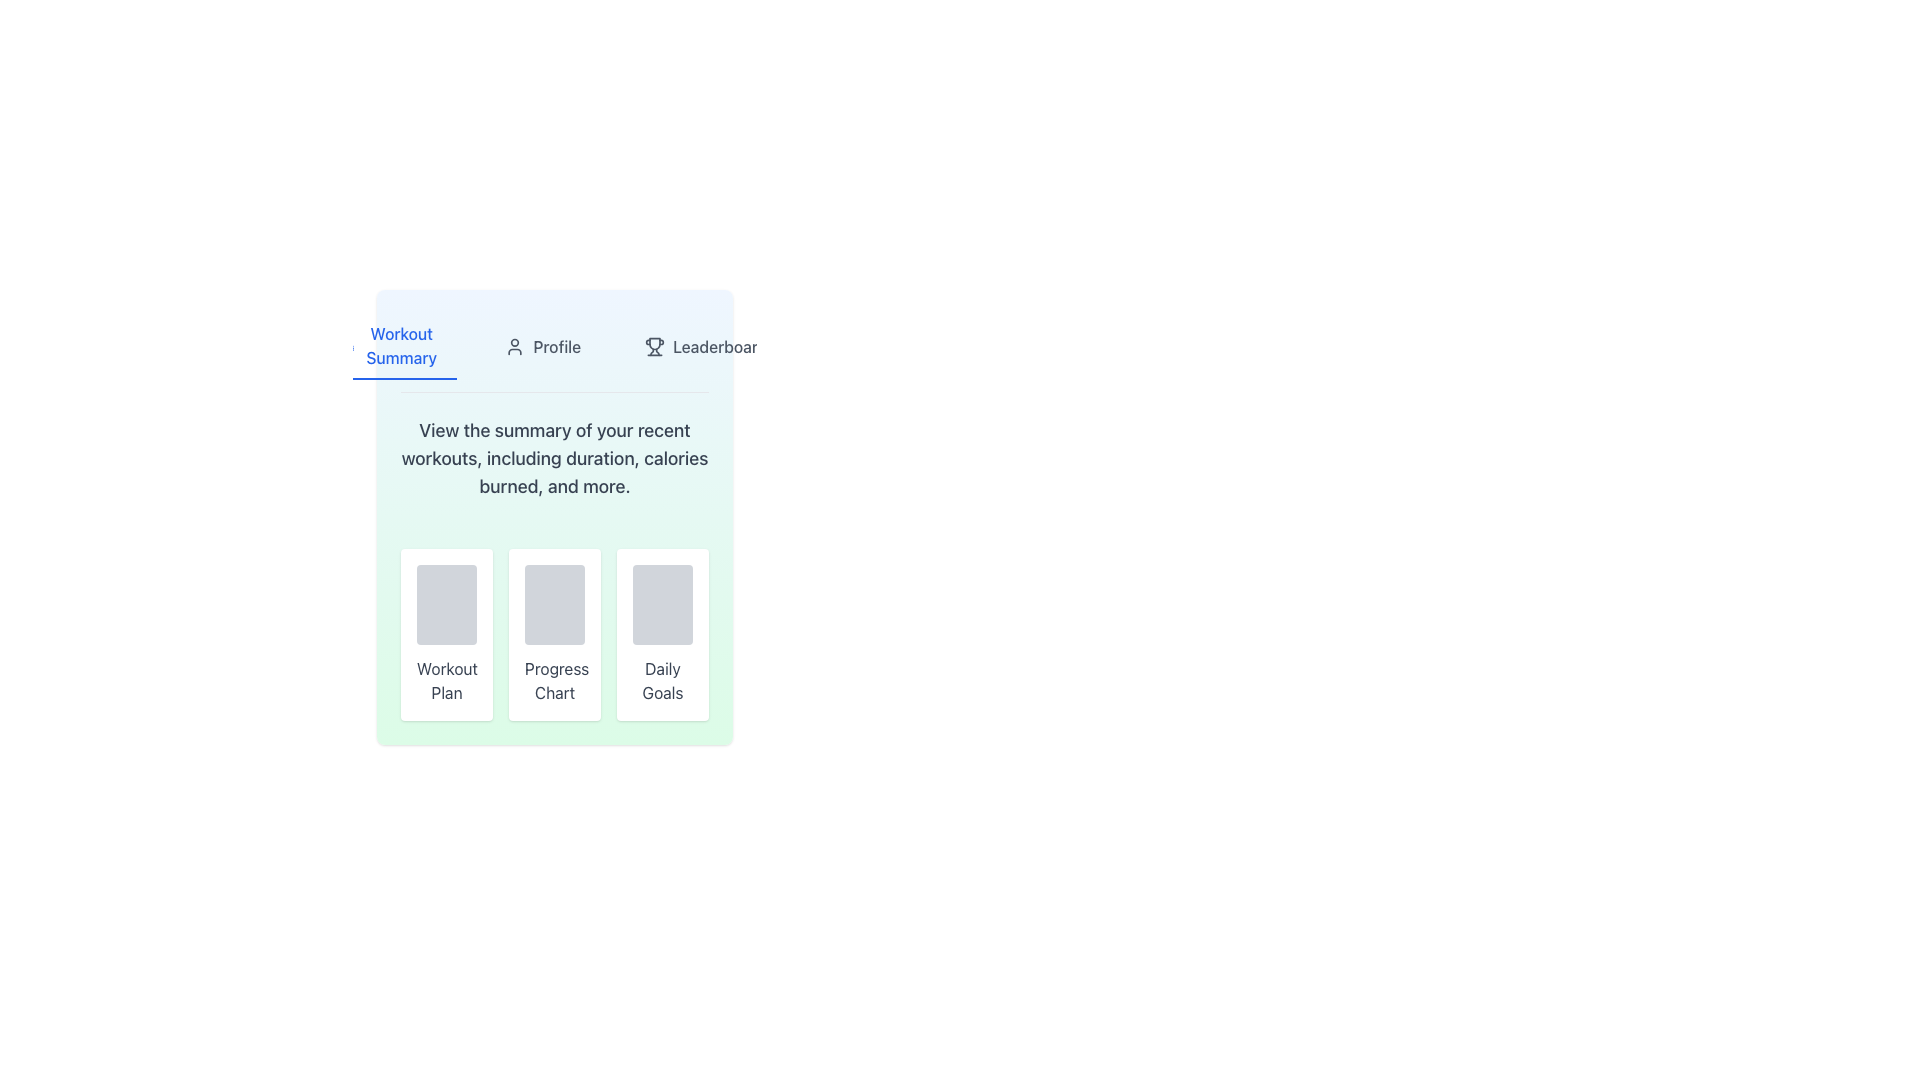 This screenshot has height=1080, width=1920. I want to click on the 'Workout Summary' header text in the navigation bar, so click(400, 345).